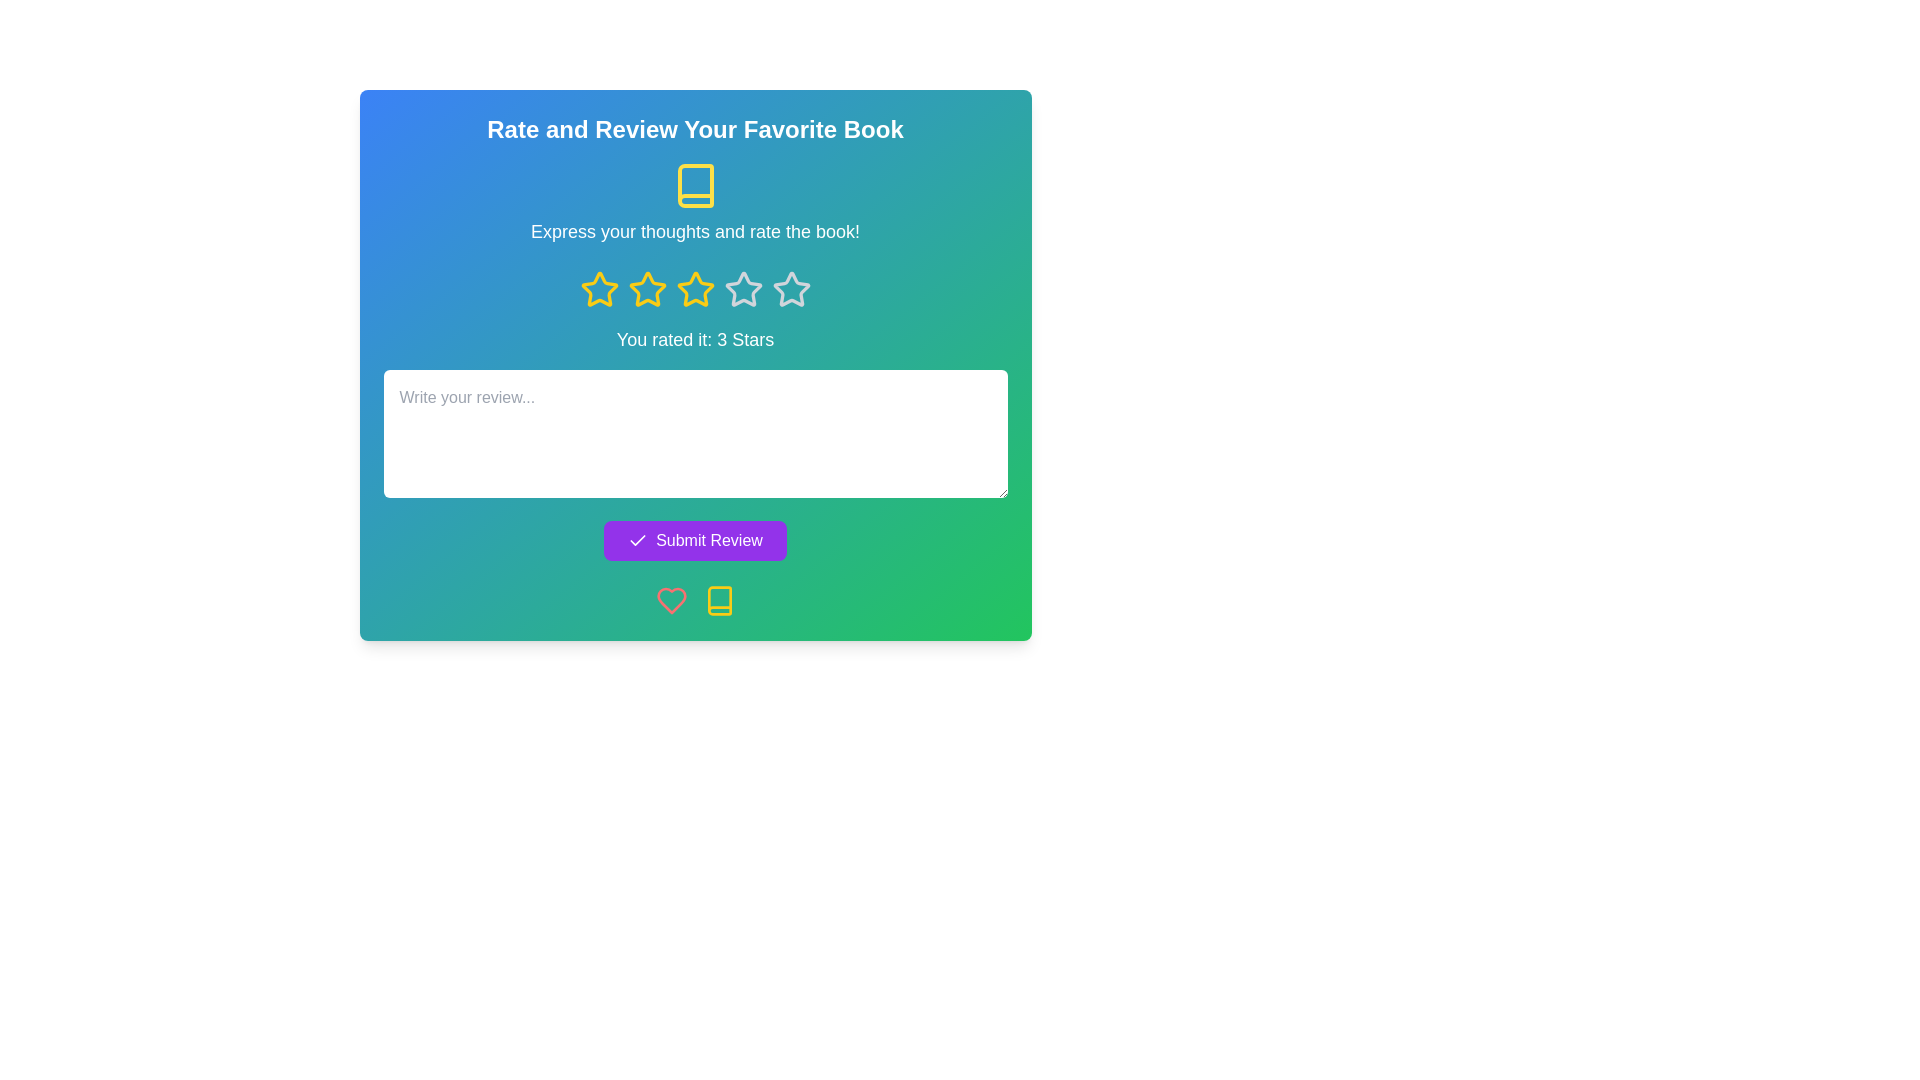  What do you see at coordinates (695, 185) in the screenshot?
I see `the book SVG icon located at the center of the dialog box, positioned above the text 'Express your thoughts and rate the book!' and beneath the title 'Rate and Review Your Favorite Book.'` at bounding box center [695, 185].